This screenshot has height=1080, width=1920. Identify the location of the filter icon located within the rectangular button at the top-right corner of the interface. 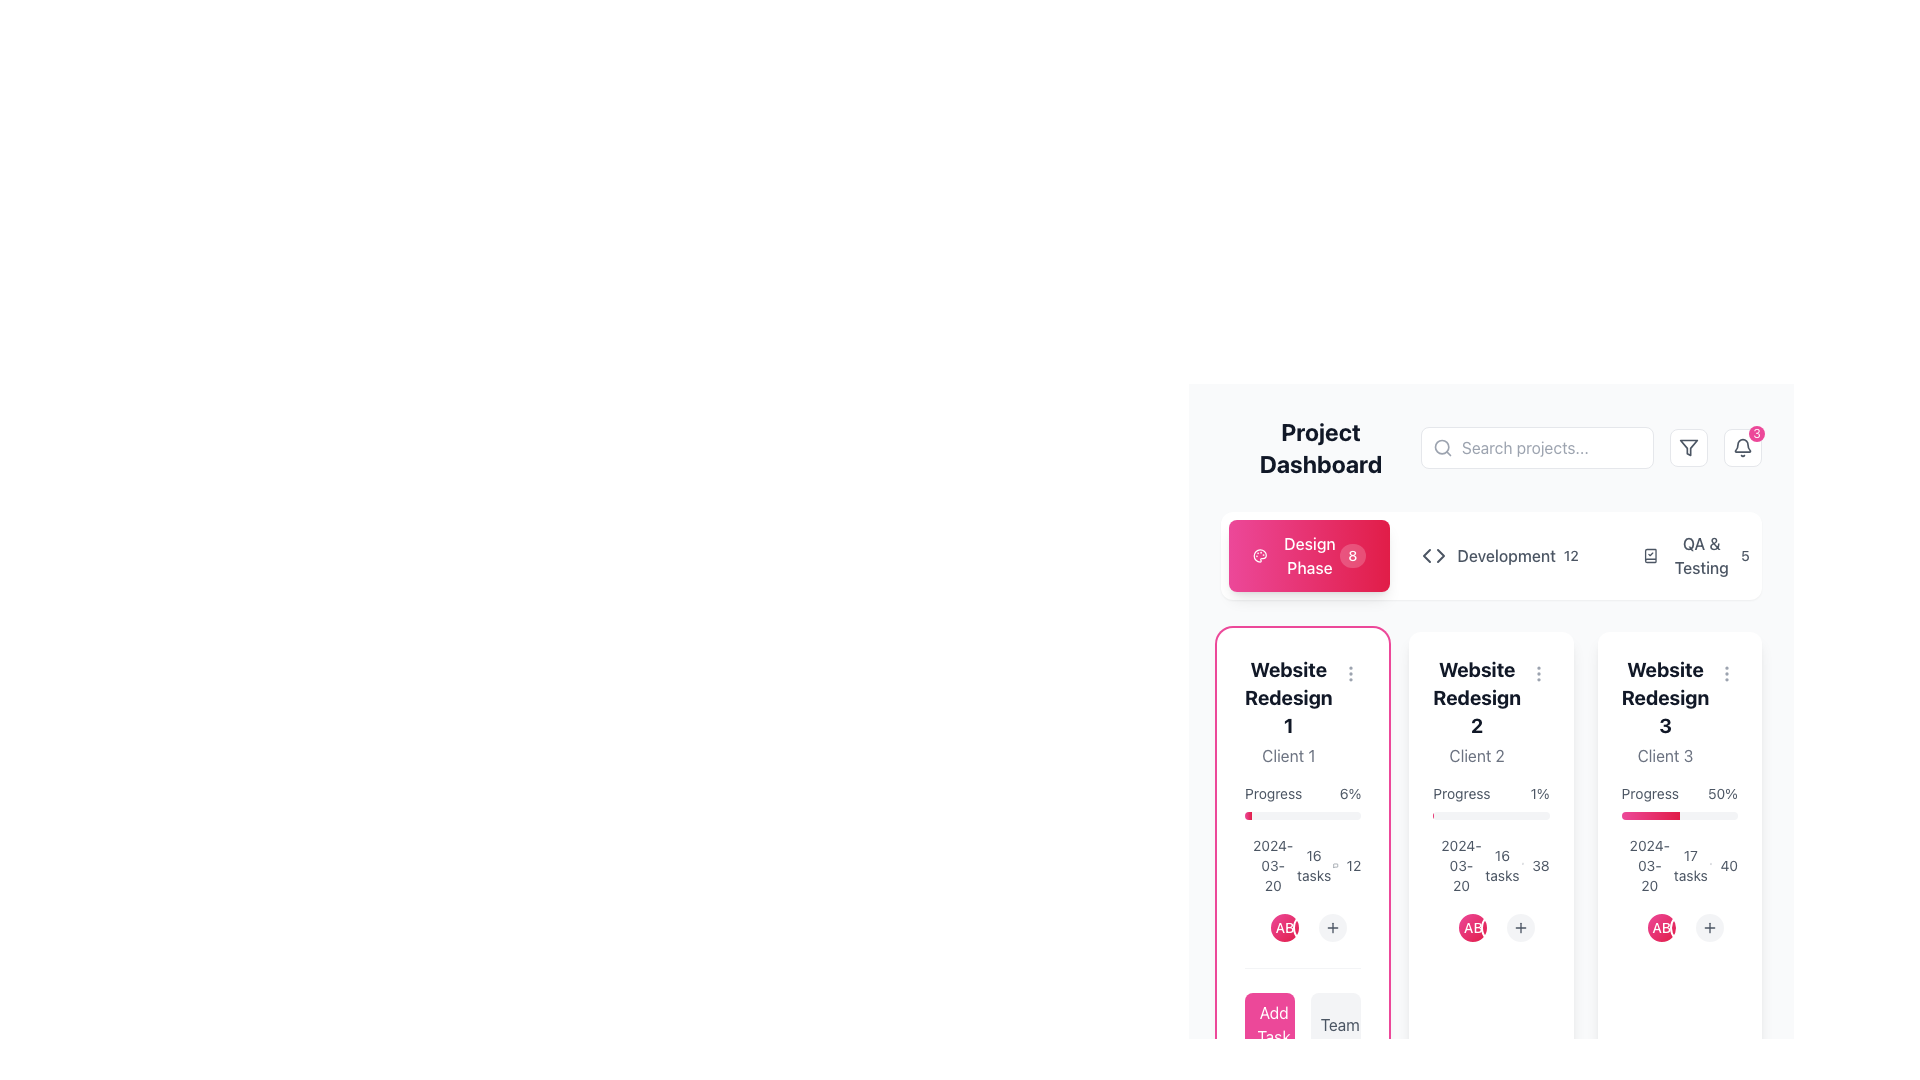
(1688, 446).